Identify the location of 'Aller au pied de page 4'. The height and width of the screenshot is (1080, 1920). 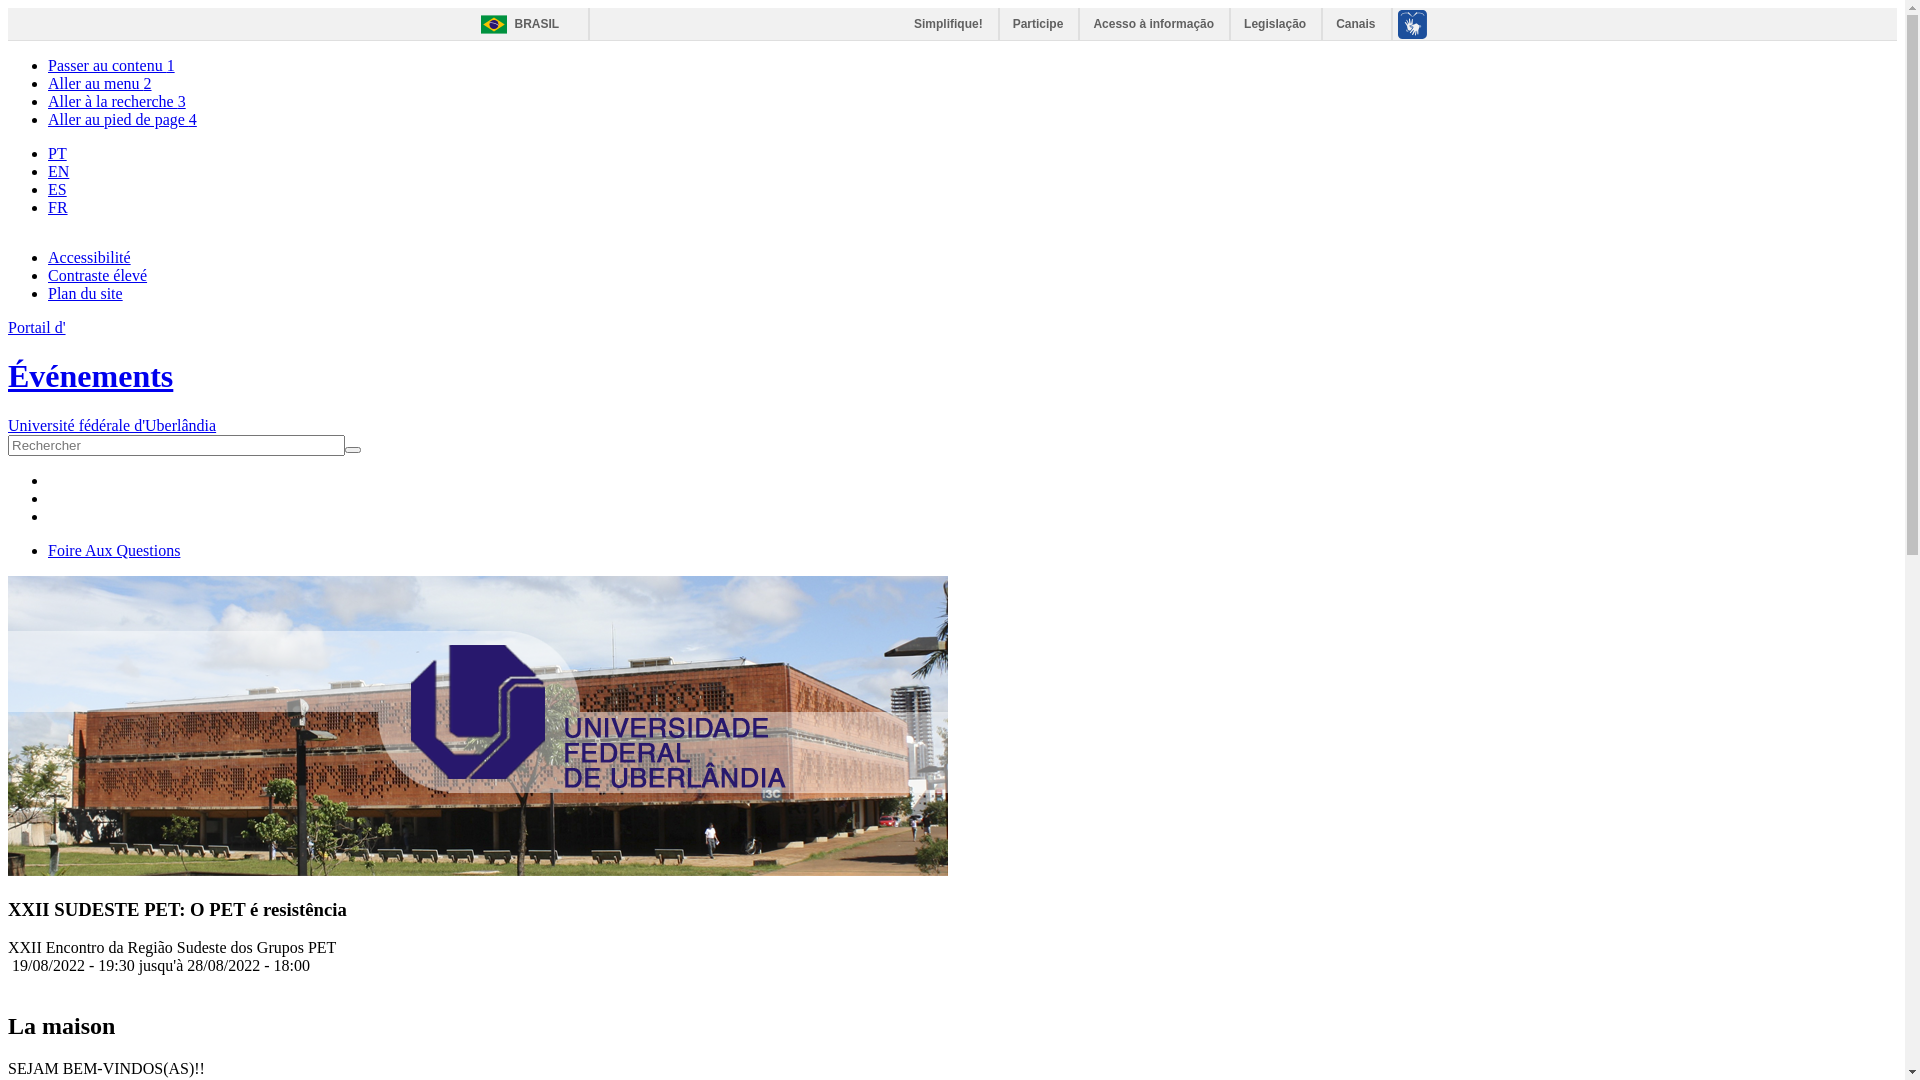
(121, 119).